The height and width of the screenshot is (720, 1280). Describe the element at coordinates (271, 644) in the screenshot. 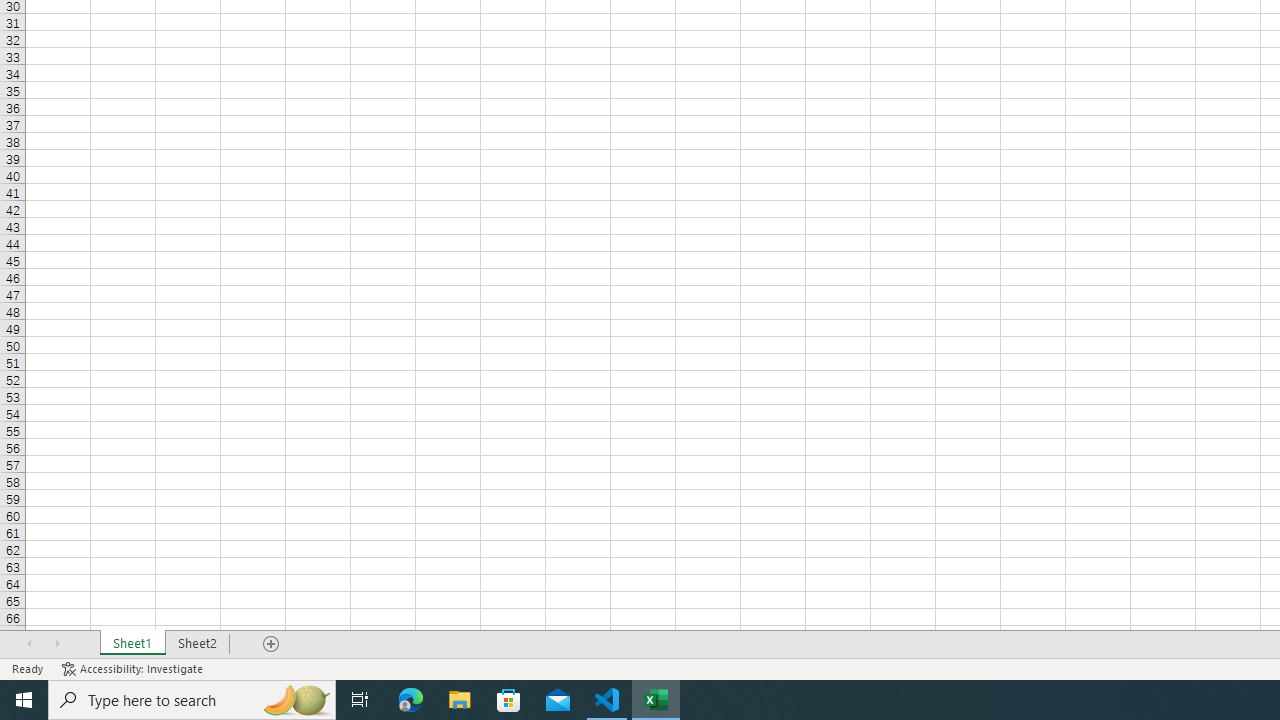

I see `'Add Sheet'` at that location.